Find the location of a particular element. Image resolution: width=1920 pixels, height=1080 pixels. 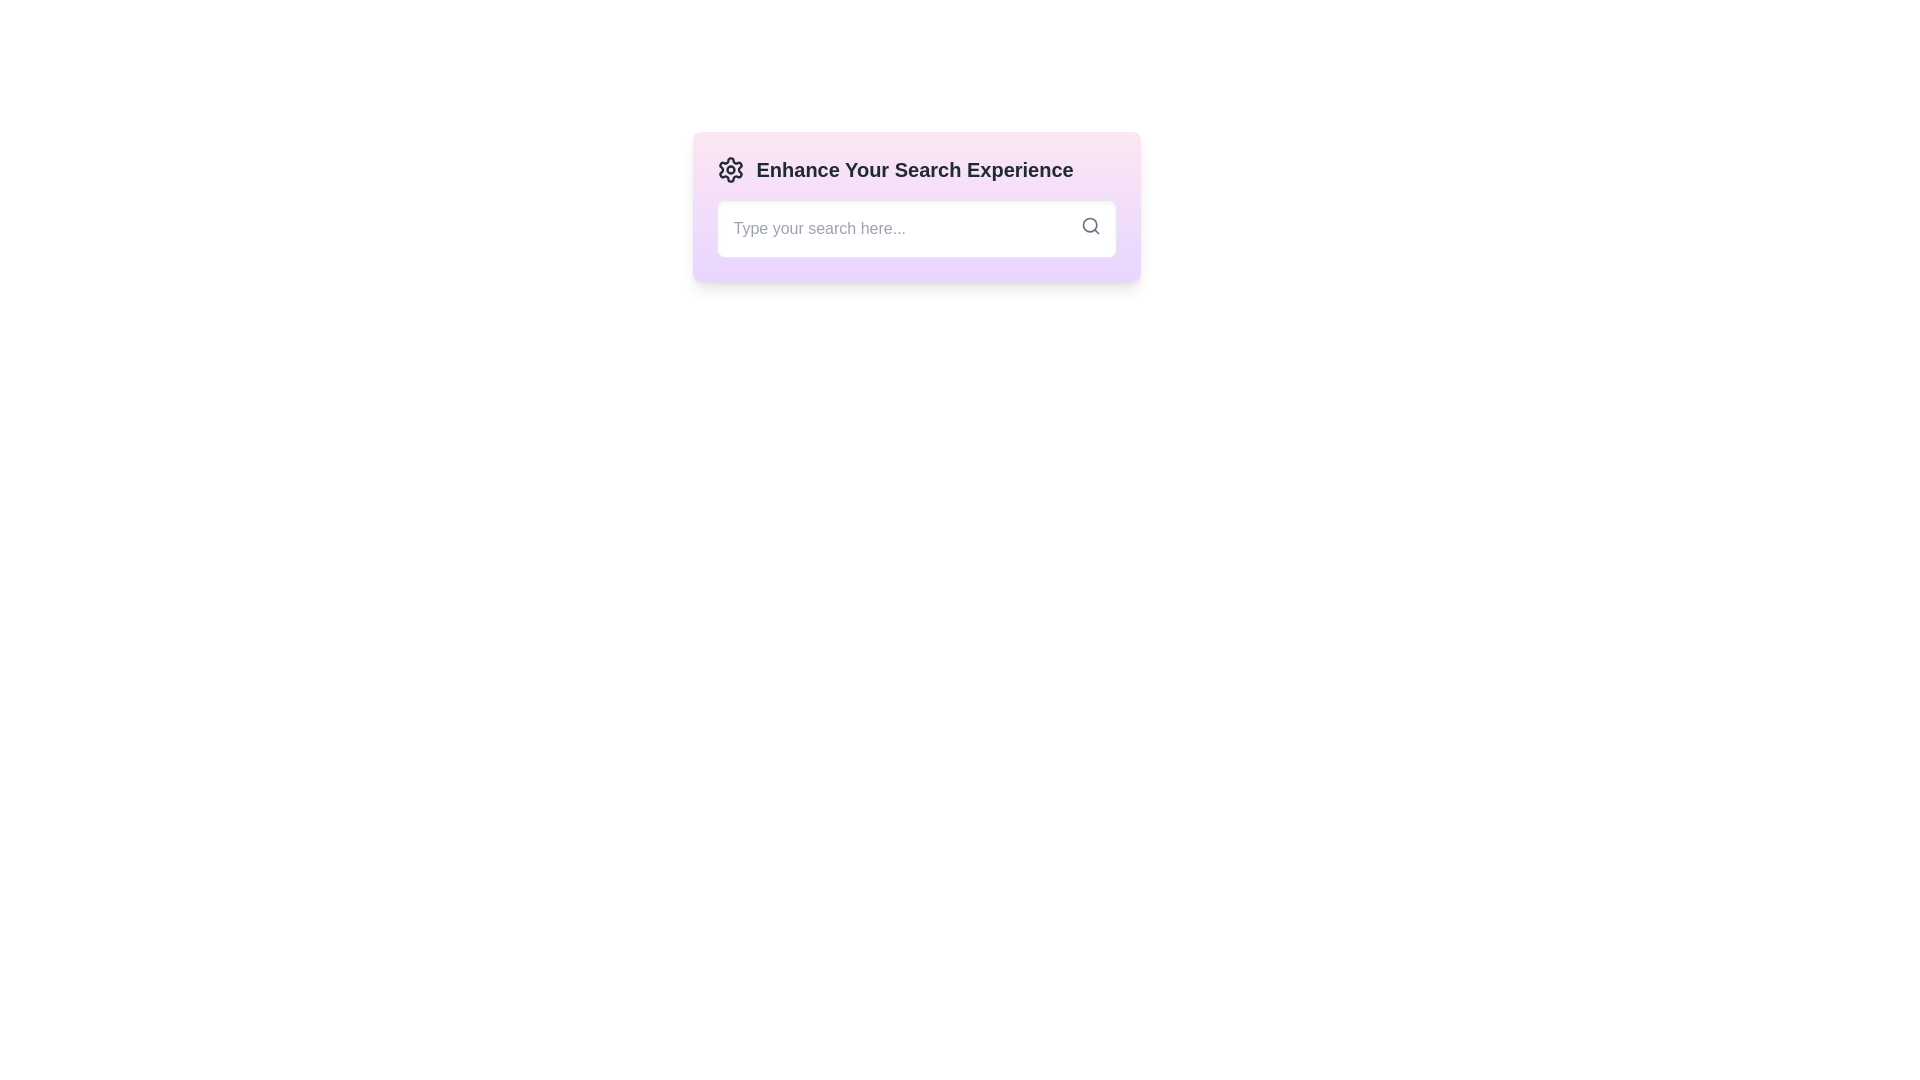

the title text label located at the upper section of the rounded card component, which provides a succinct summary of the content below is located at coordinates (915, 168).